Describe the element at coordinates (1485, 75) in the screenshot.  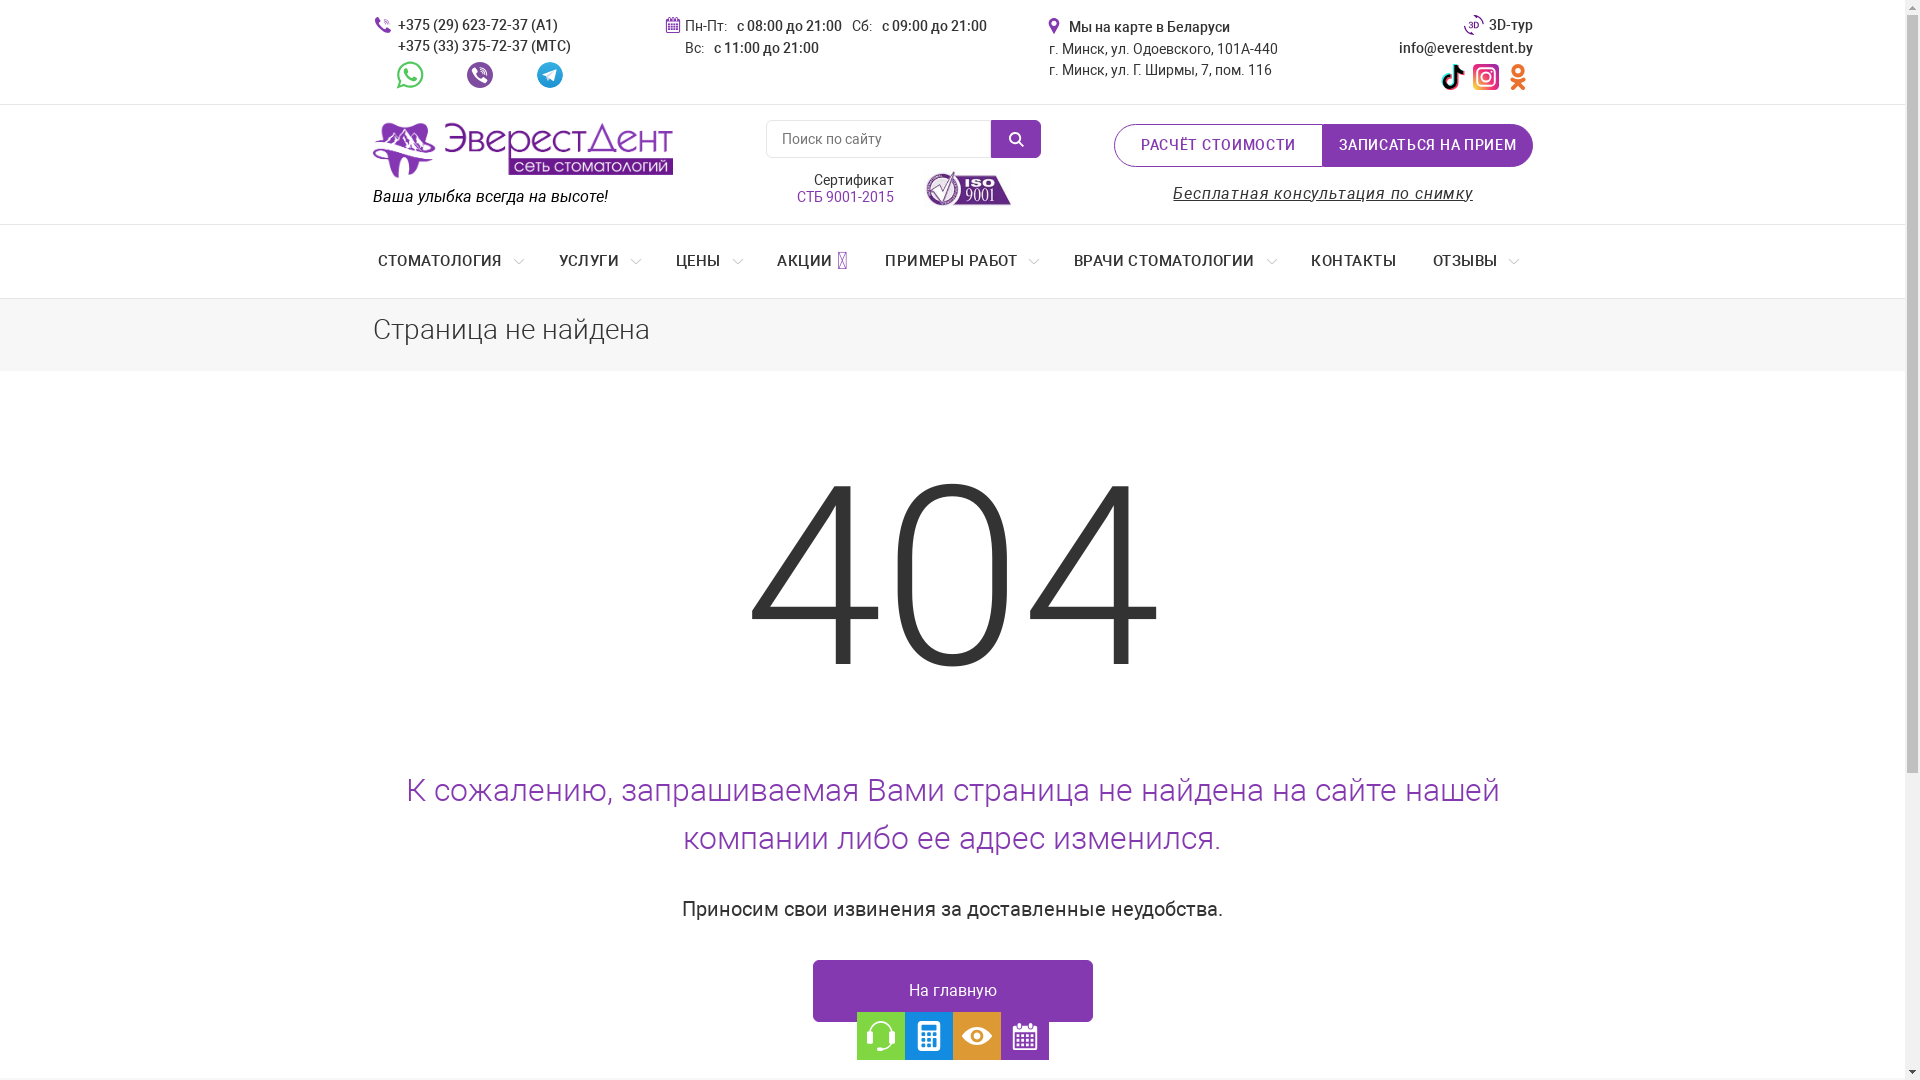
I see `'Instagram'` at that location.